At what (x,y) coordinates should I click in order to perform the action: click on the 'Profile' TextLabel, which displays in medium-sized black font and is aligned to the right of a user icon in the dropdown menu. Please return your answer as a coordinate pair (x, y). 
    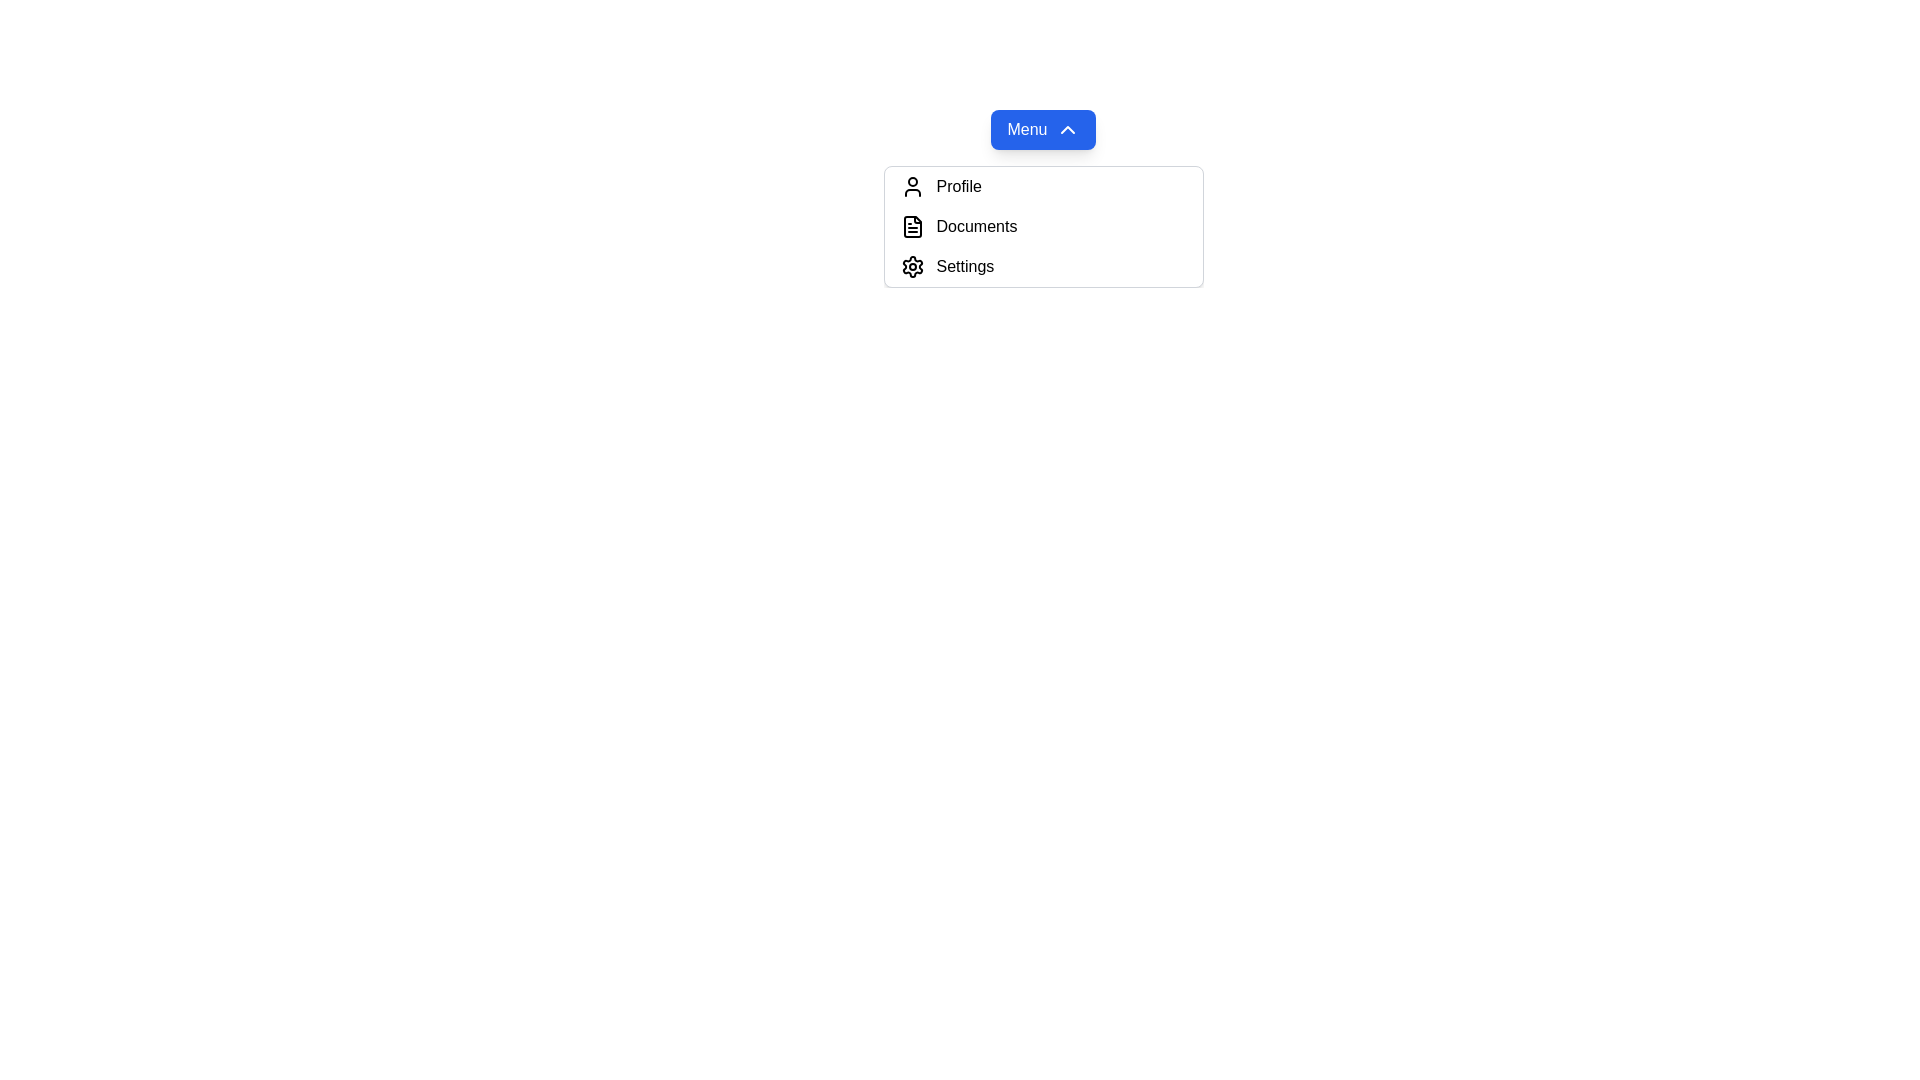
    Looking at the image, I should click on (958, 186).